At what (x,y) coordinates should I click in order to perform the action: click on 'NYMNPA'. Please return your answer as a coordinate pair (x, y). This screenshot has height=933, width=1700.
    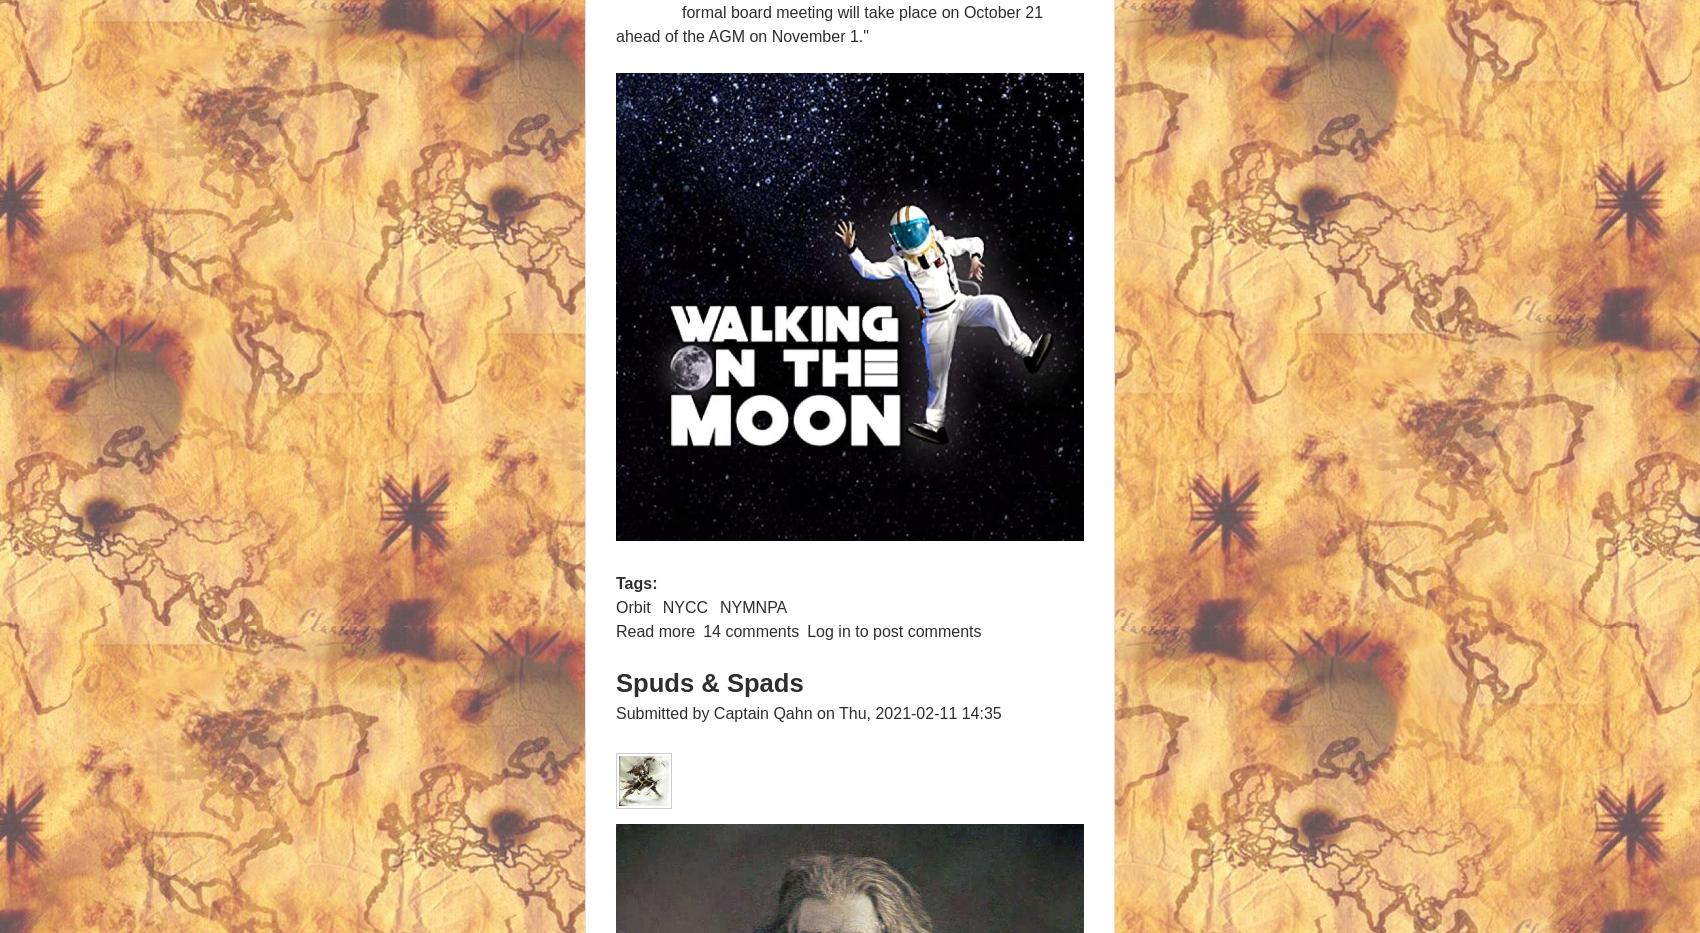
    Looking at the image, I should click on (752, 606).